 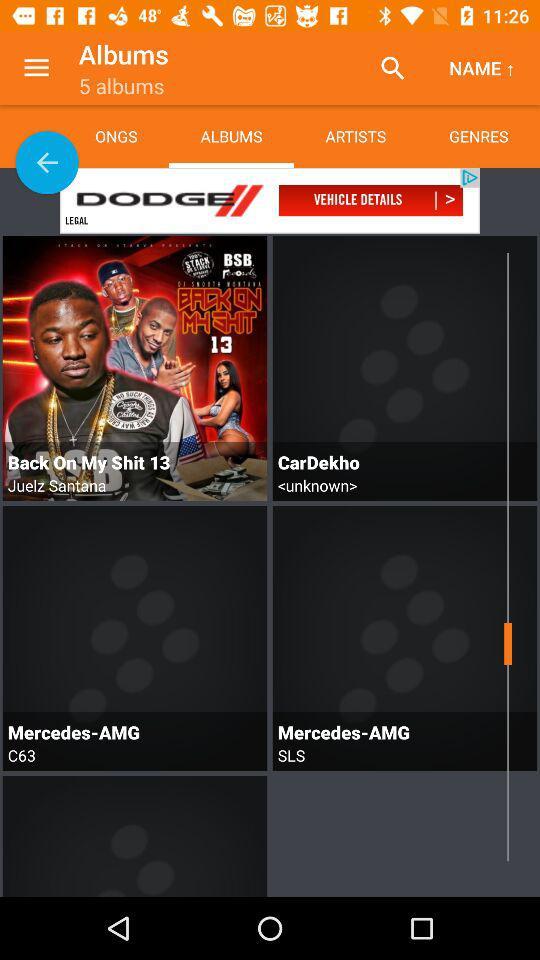 What do you see at coordinates (47, 161) in the screenshot?
I see `go back` at bounding box center [47, 161].